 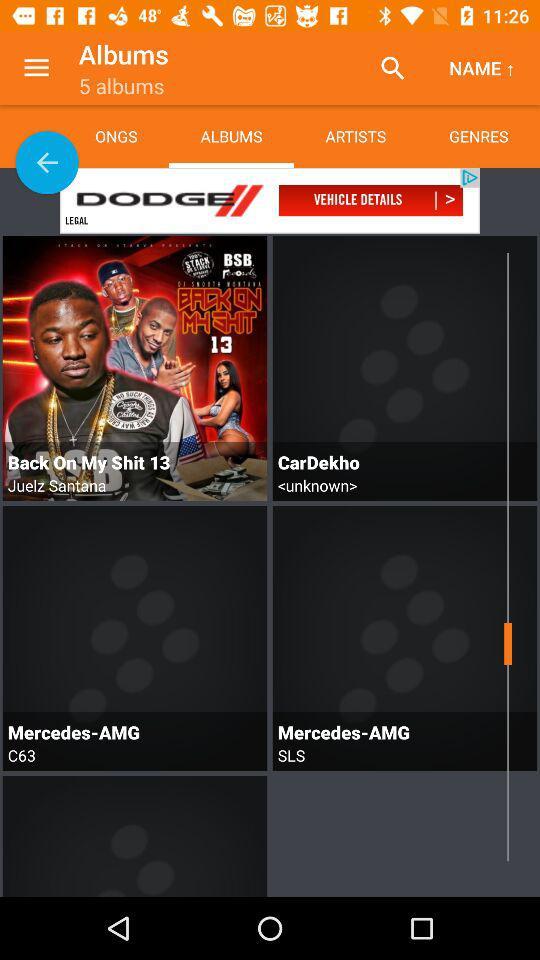 What do you see at coordinates (47, 161) in the screenshot?
I see `go back` at bounding box center [47, 161].